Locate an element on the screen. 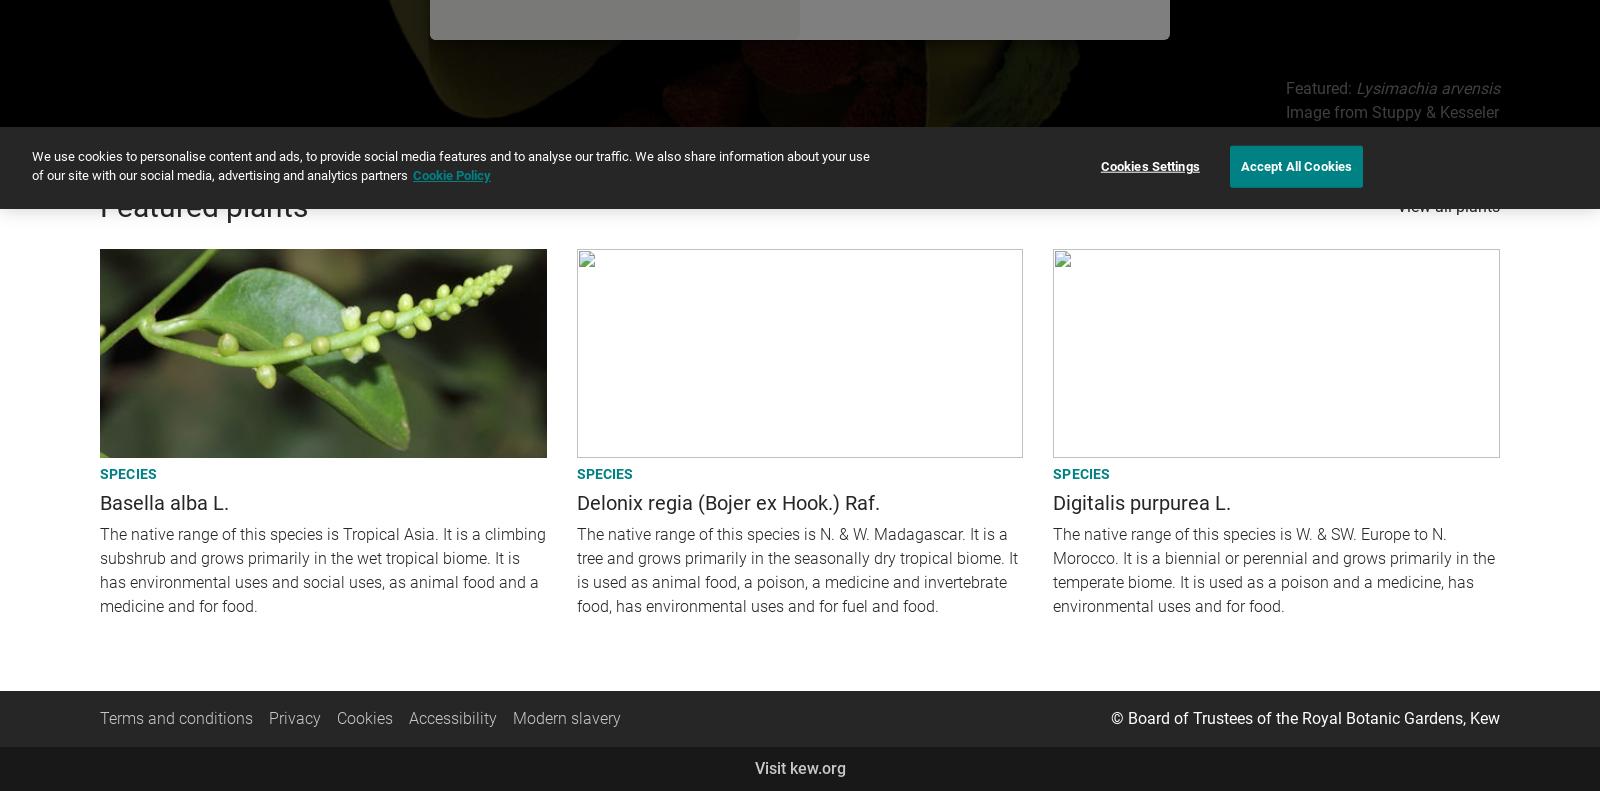  'Delonix regia (Bojer ex Hook.) Raf.' is located at coordinates (727, 500).